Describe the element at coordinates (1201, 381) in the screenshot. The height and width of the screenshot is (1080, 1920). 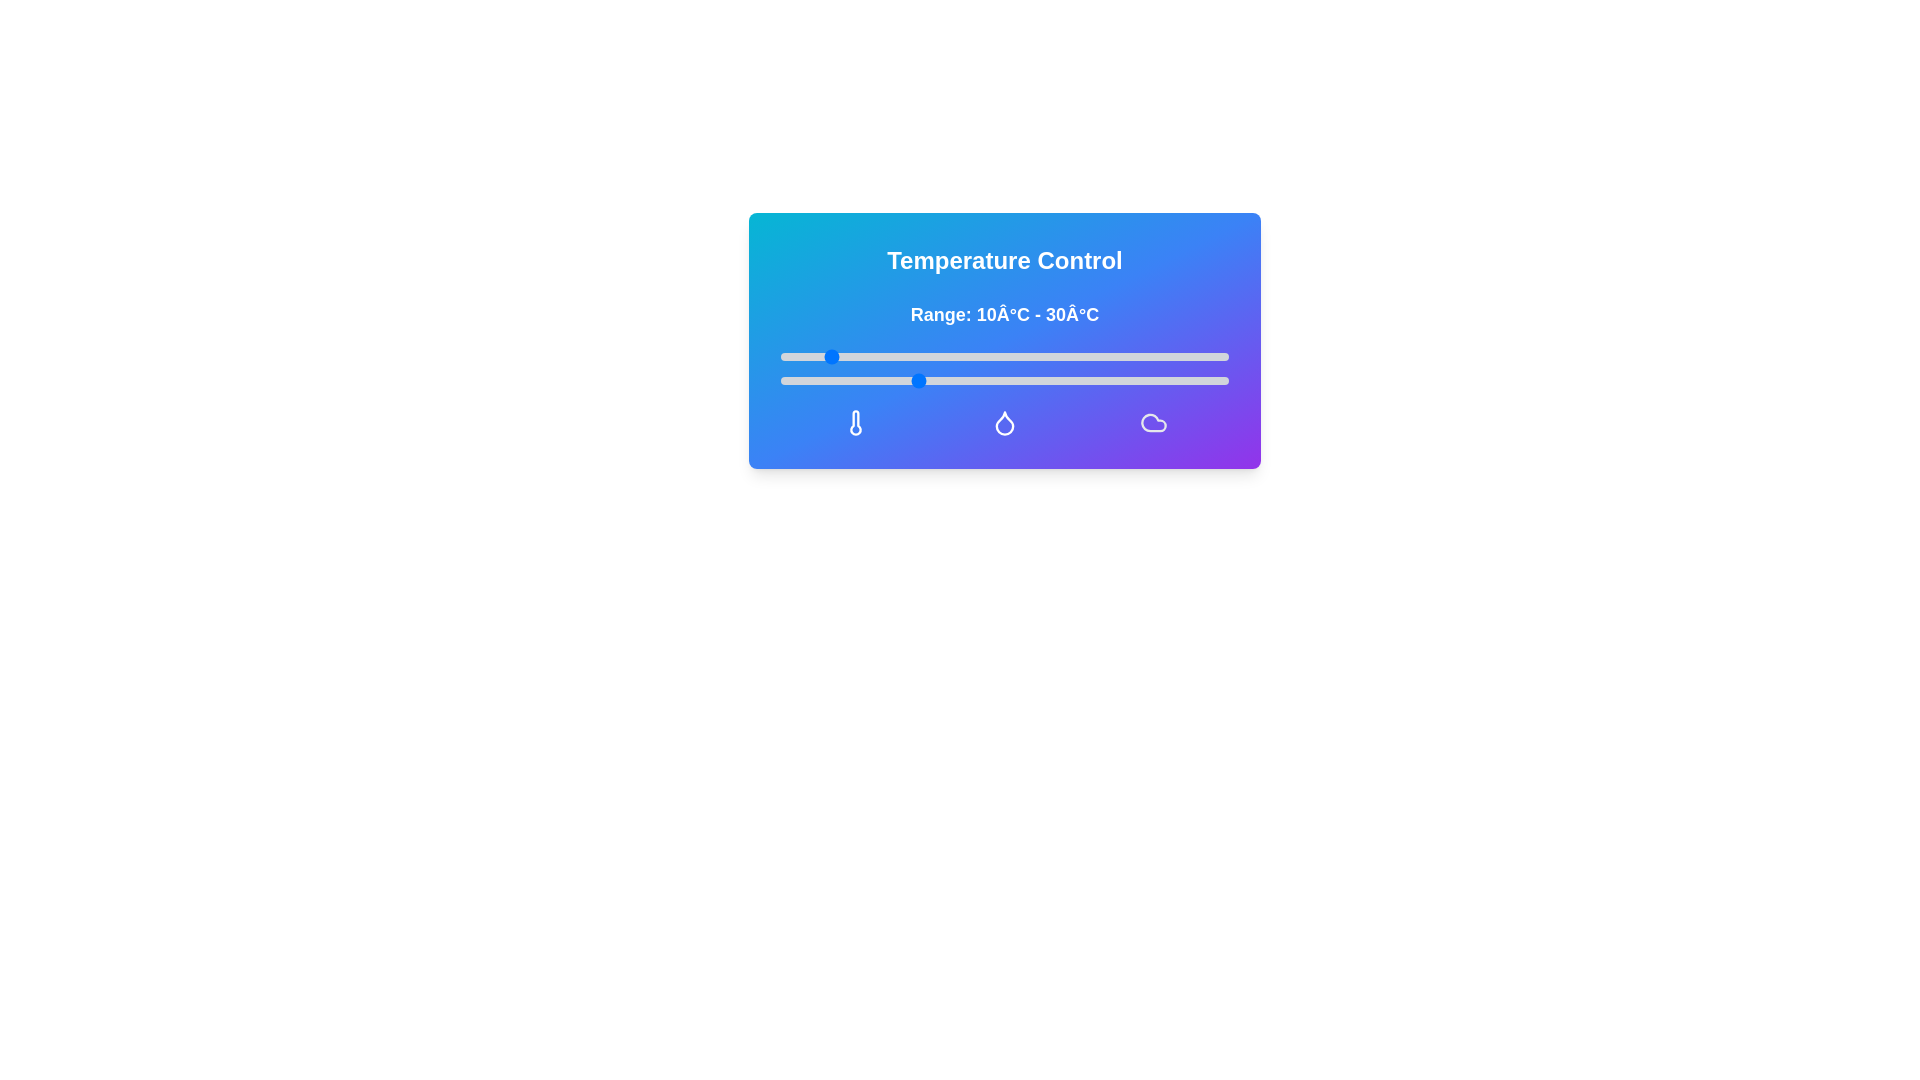
I see `the slider` at that location.